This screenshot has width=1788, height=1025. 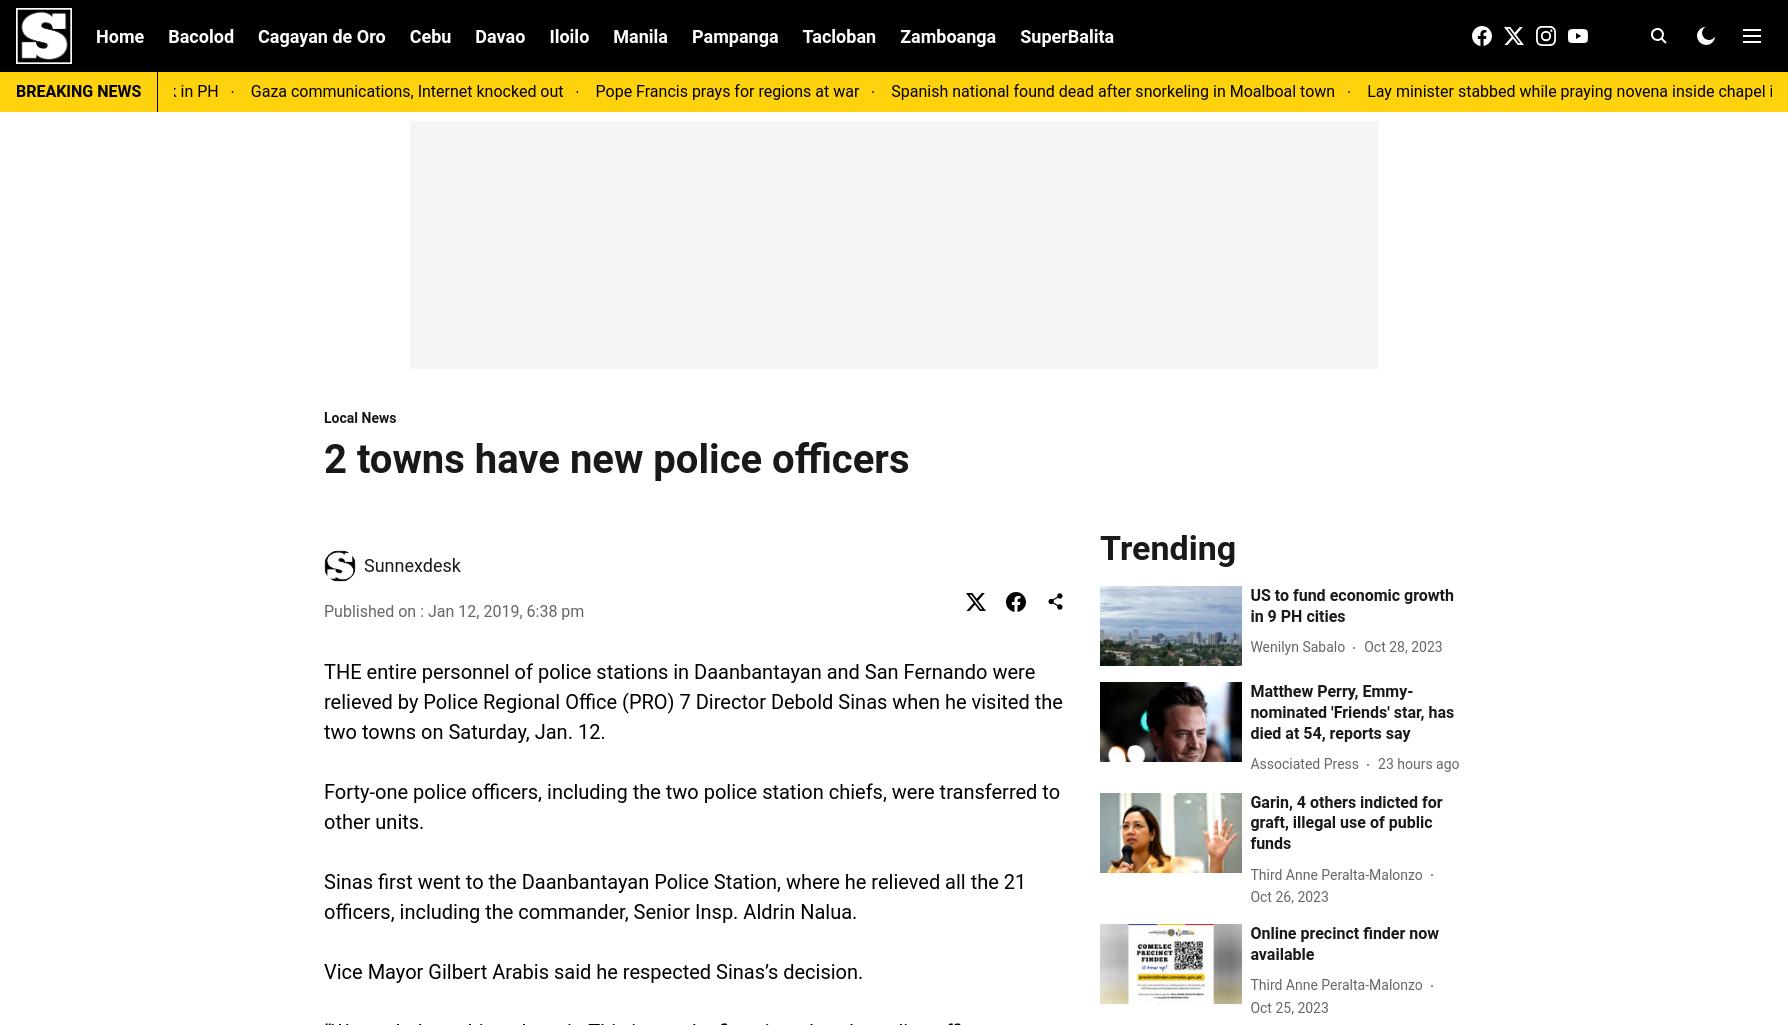 I want to click on '2 towns have new police officers', so click(x=616, y=458).